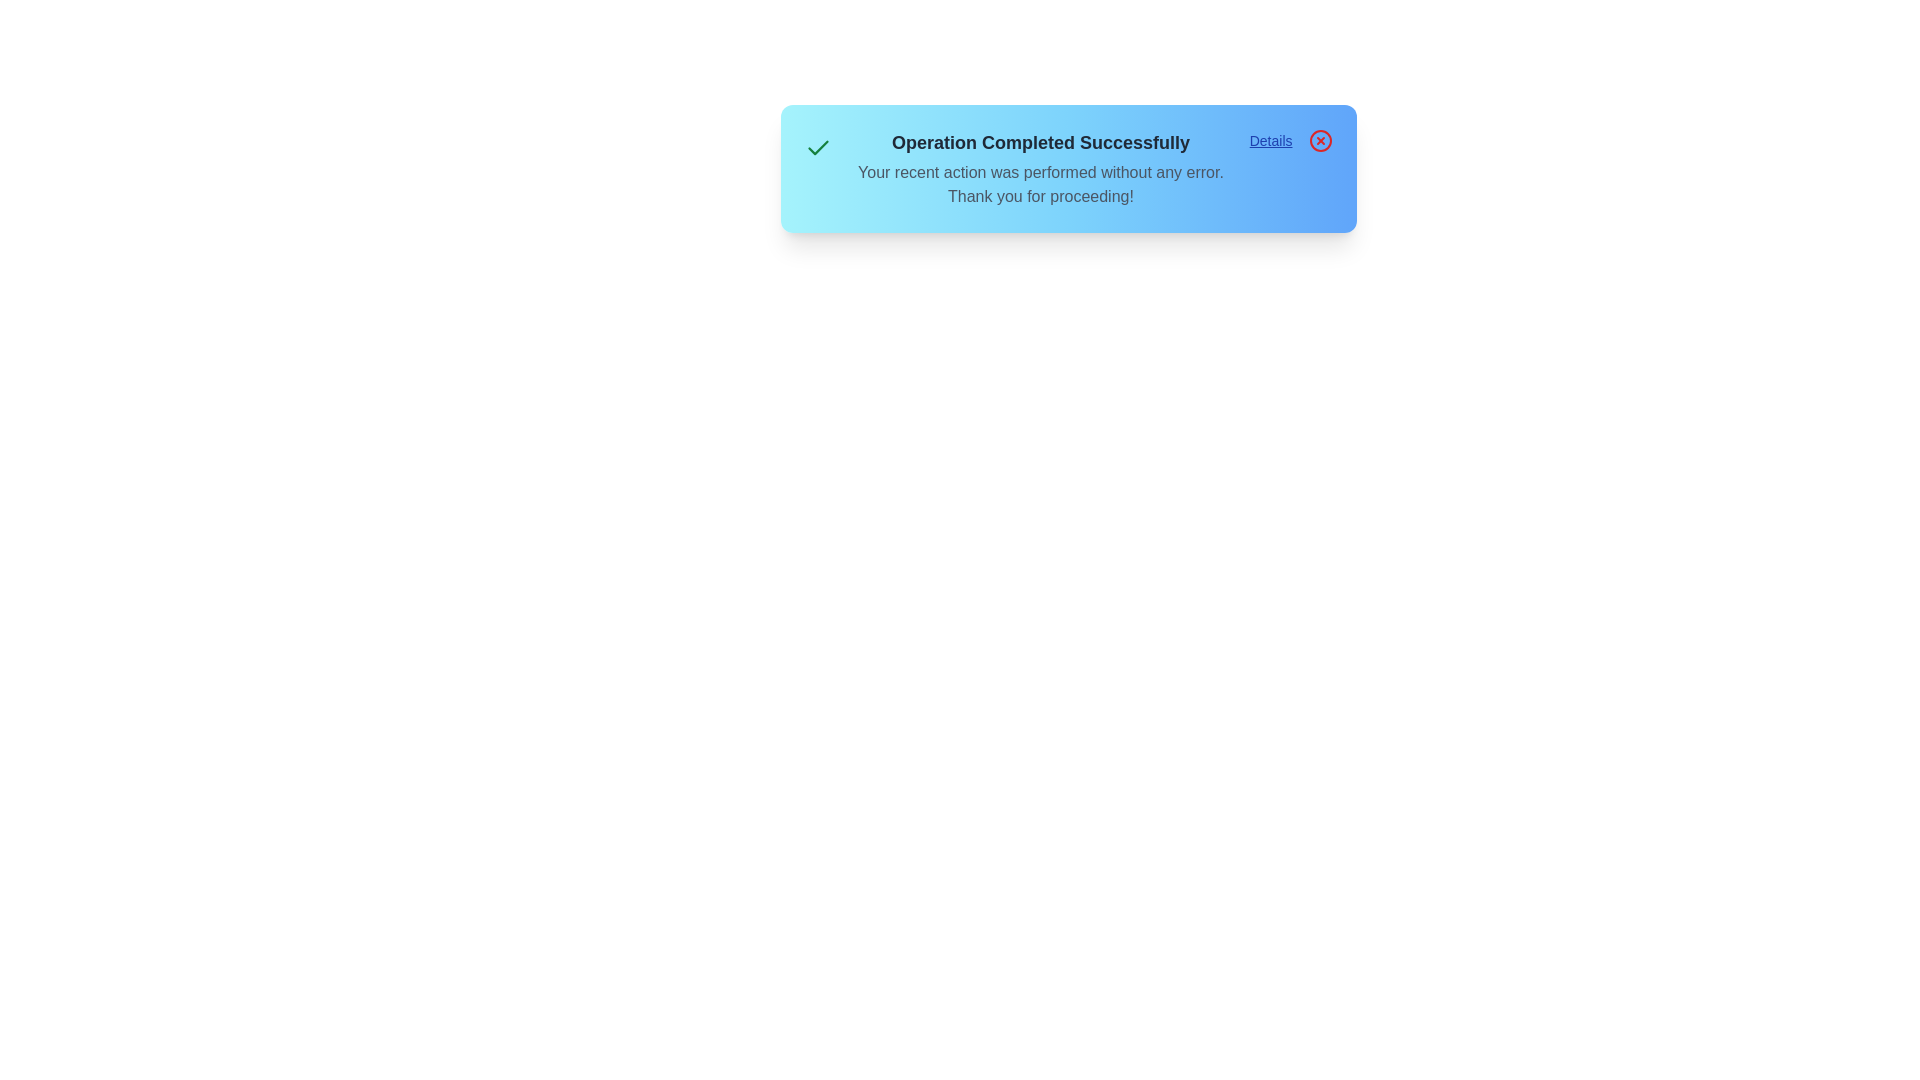 The image size is (1920, 1080). I want to click on the alert text for copying, so click(848, 128).